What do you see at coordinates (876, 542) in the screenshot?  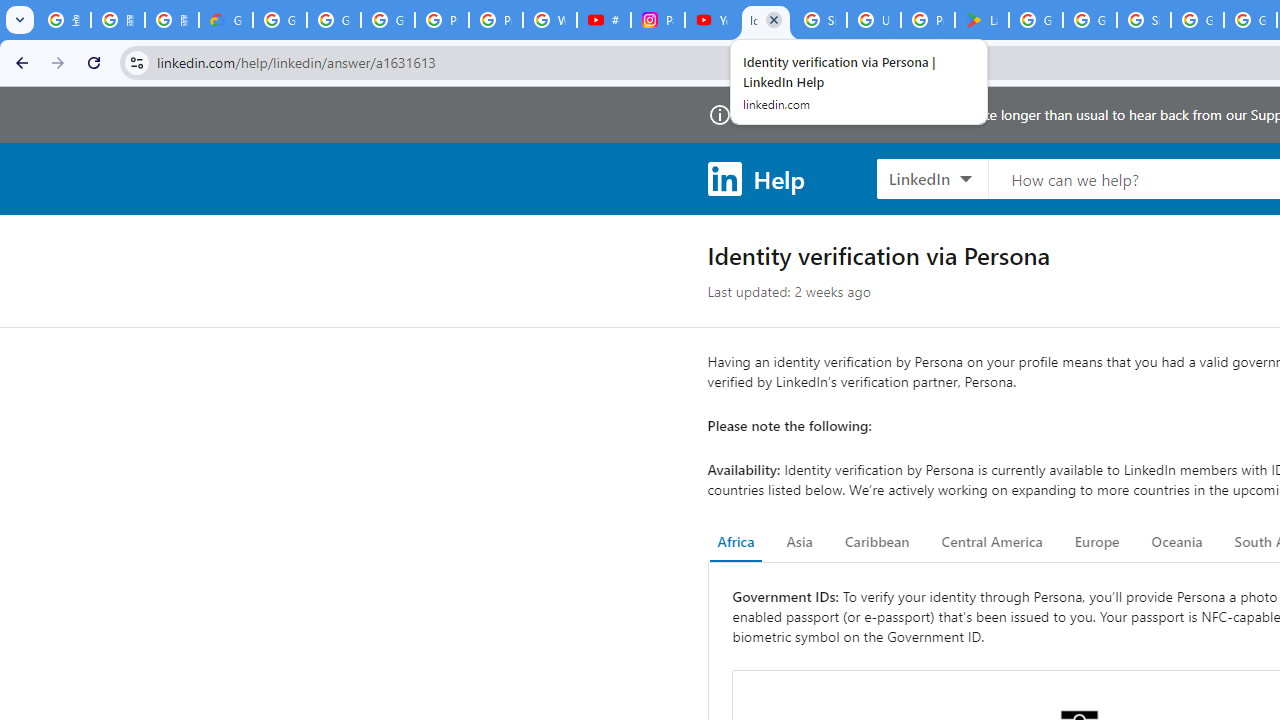 I see `'Caribbean'` at bounding box center [876, 542].